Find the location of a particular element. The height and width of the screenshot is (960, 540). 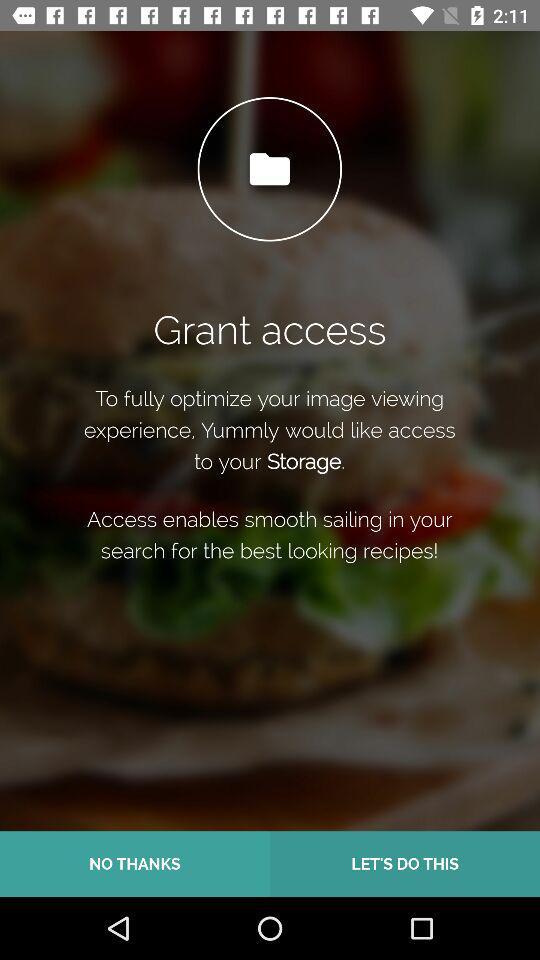

icon at the bottom right corner is located at coordinates (405, 863).